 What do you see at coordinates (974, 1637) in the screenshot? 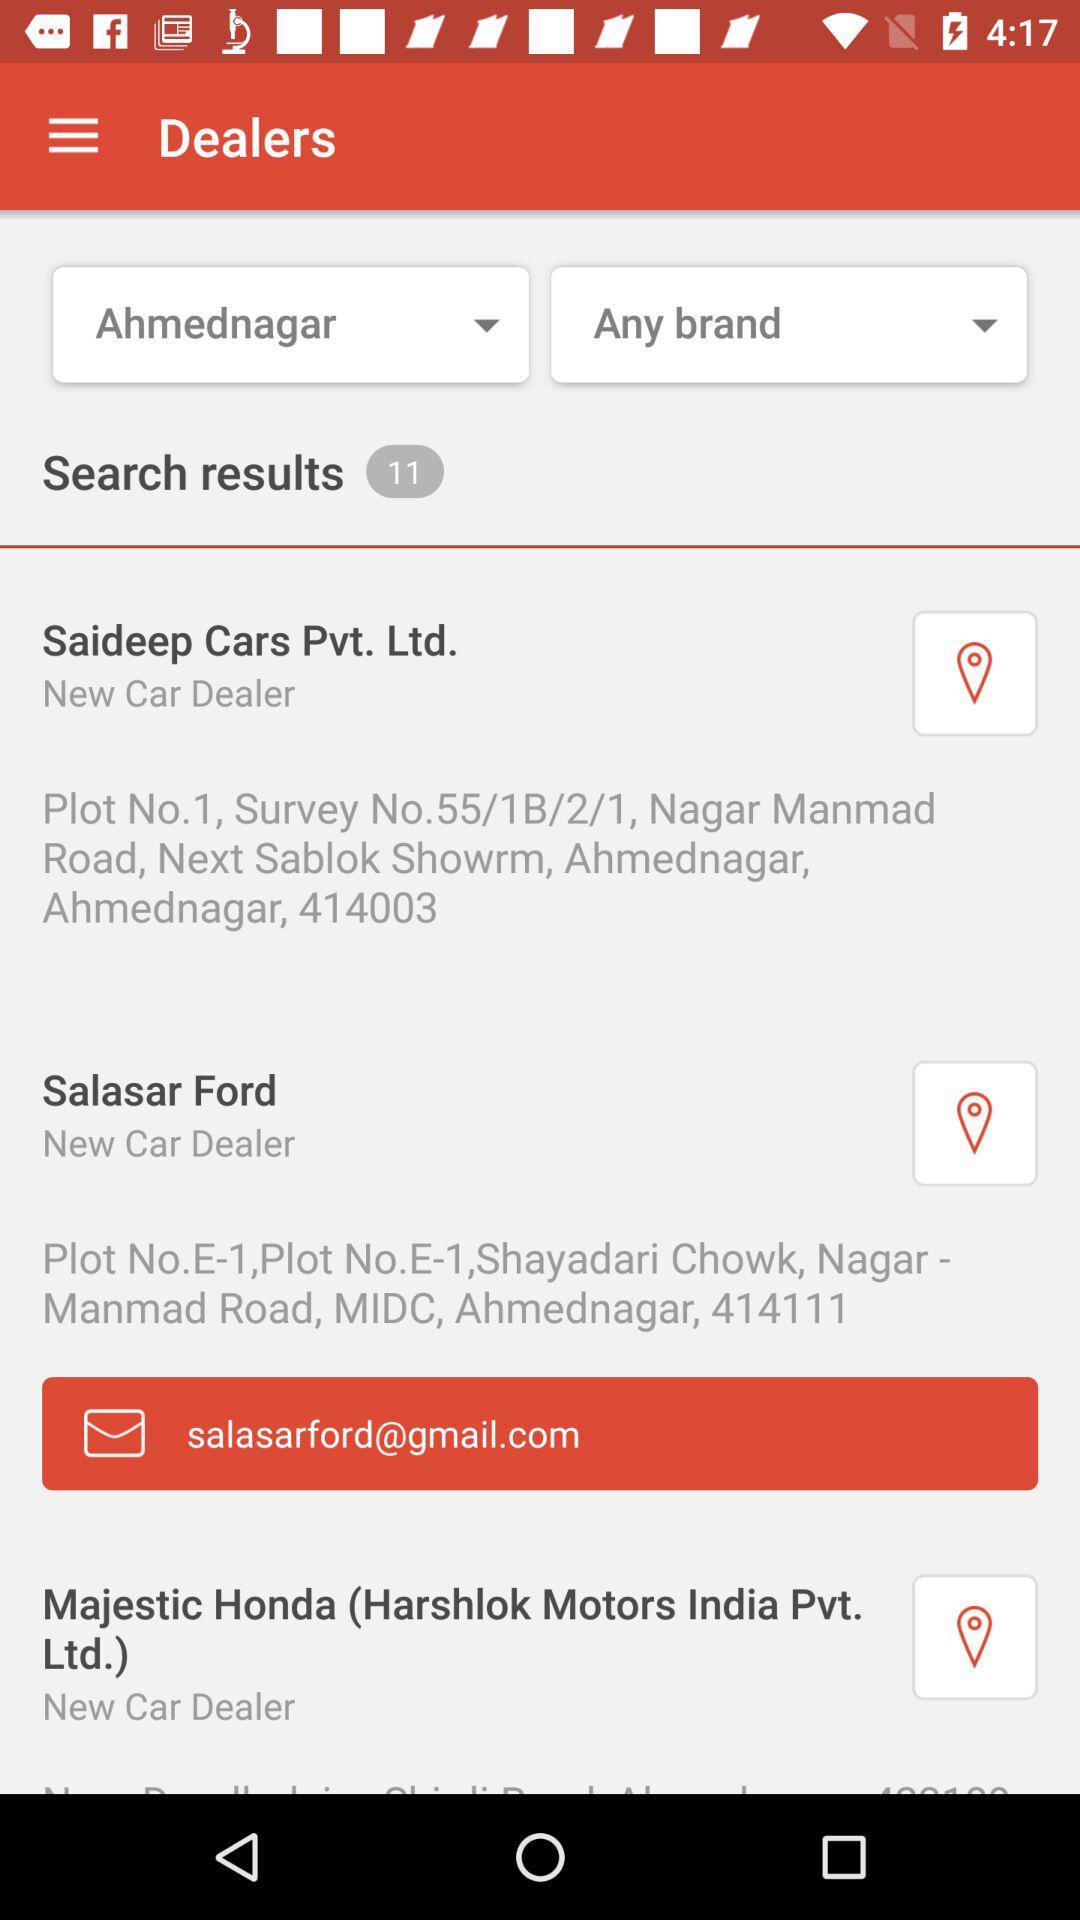
I see `see on map` at bounding box center [974, 1637].